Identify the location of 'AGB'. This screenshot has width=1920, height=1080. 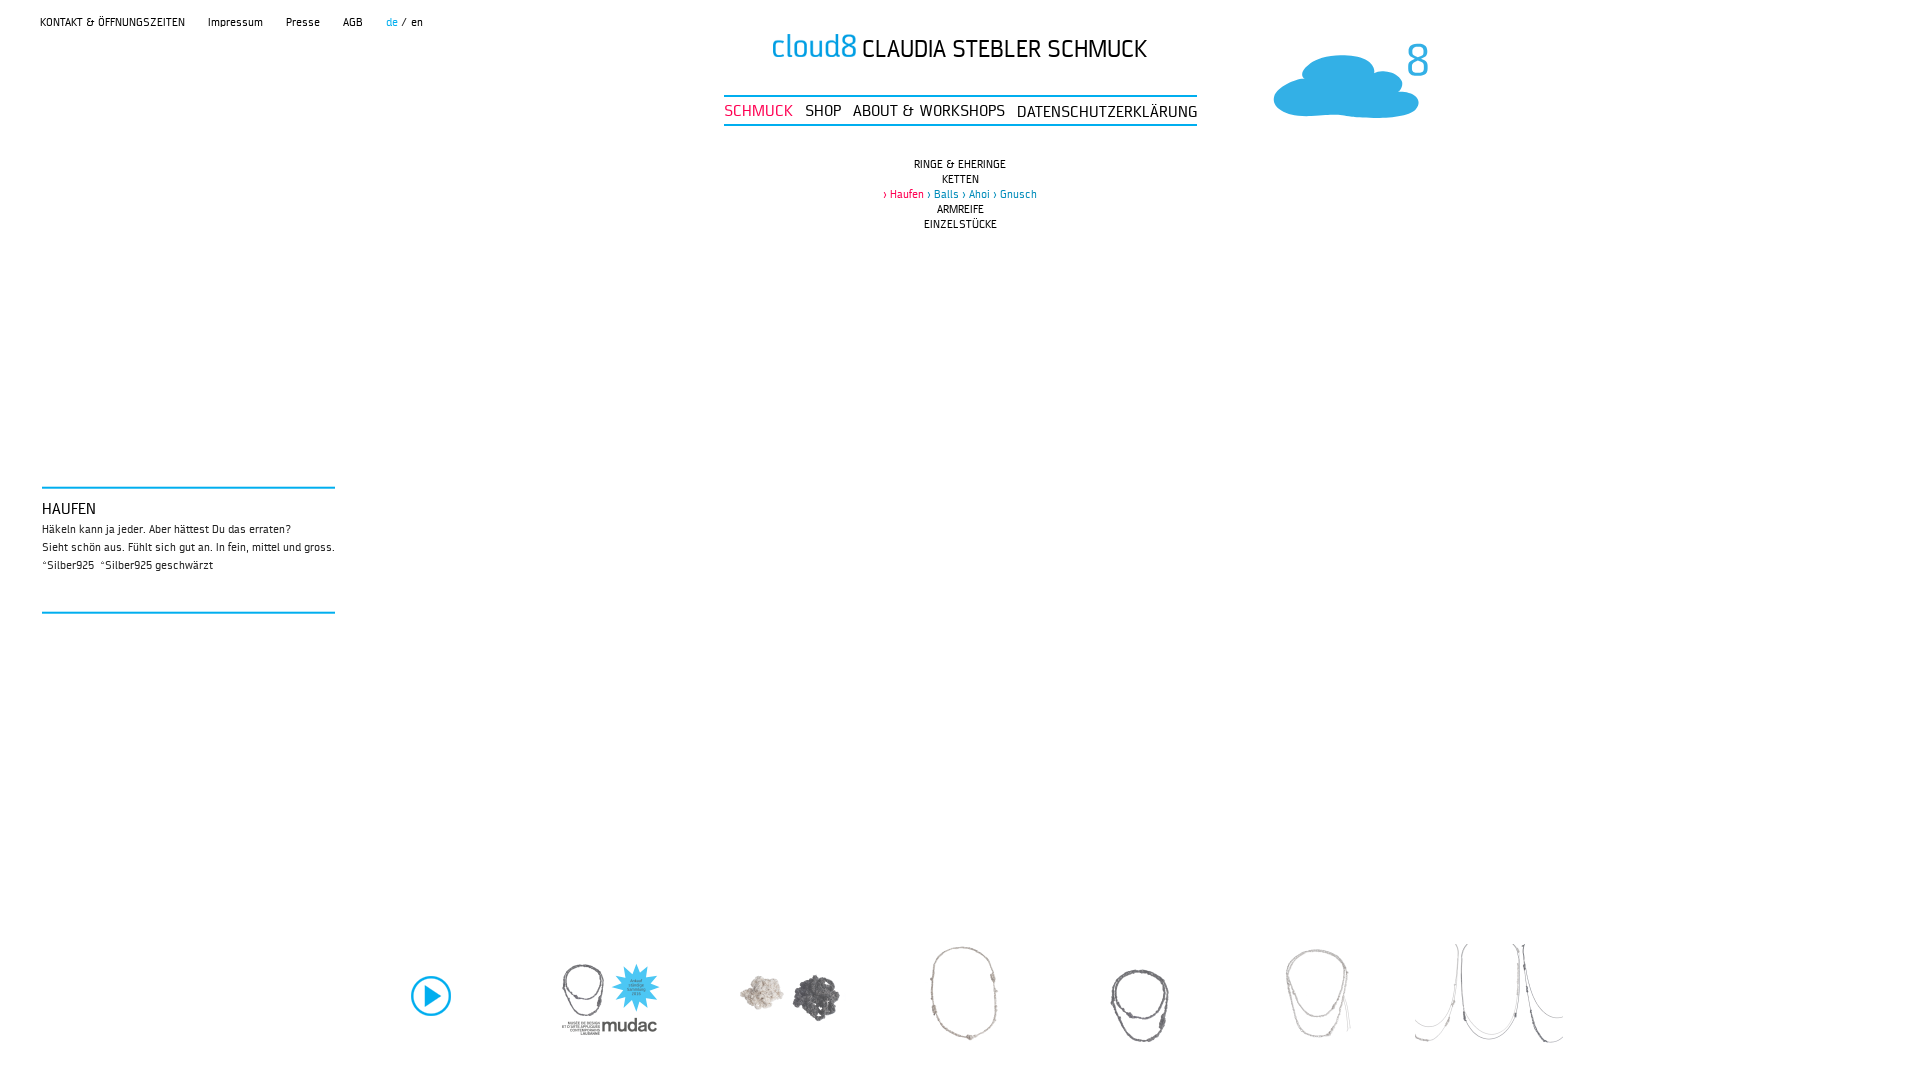
(342, 23).